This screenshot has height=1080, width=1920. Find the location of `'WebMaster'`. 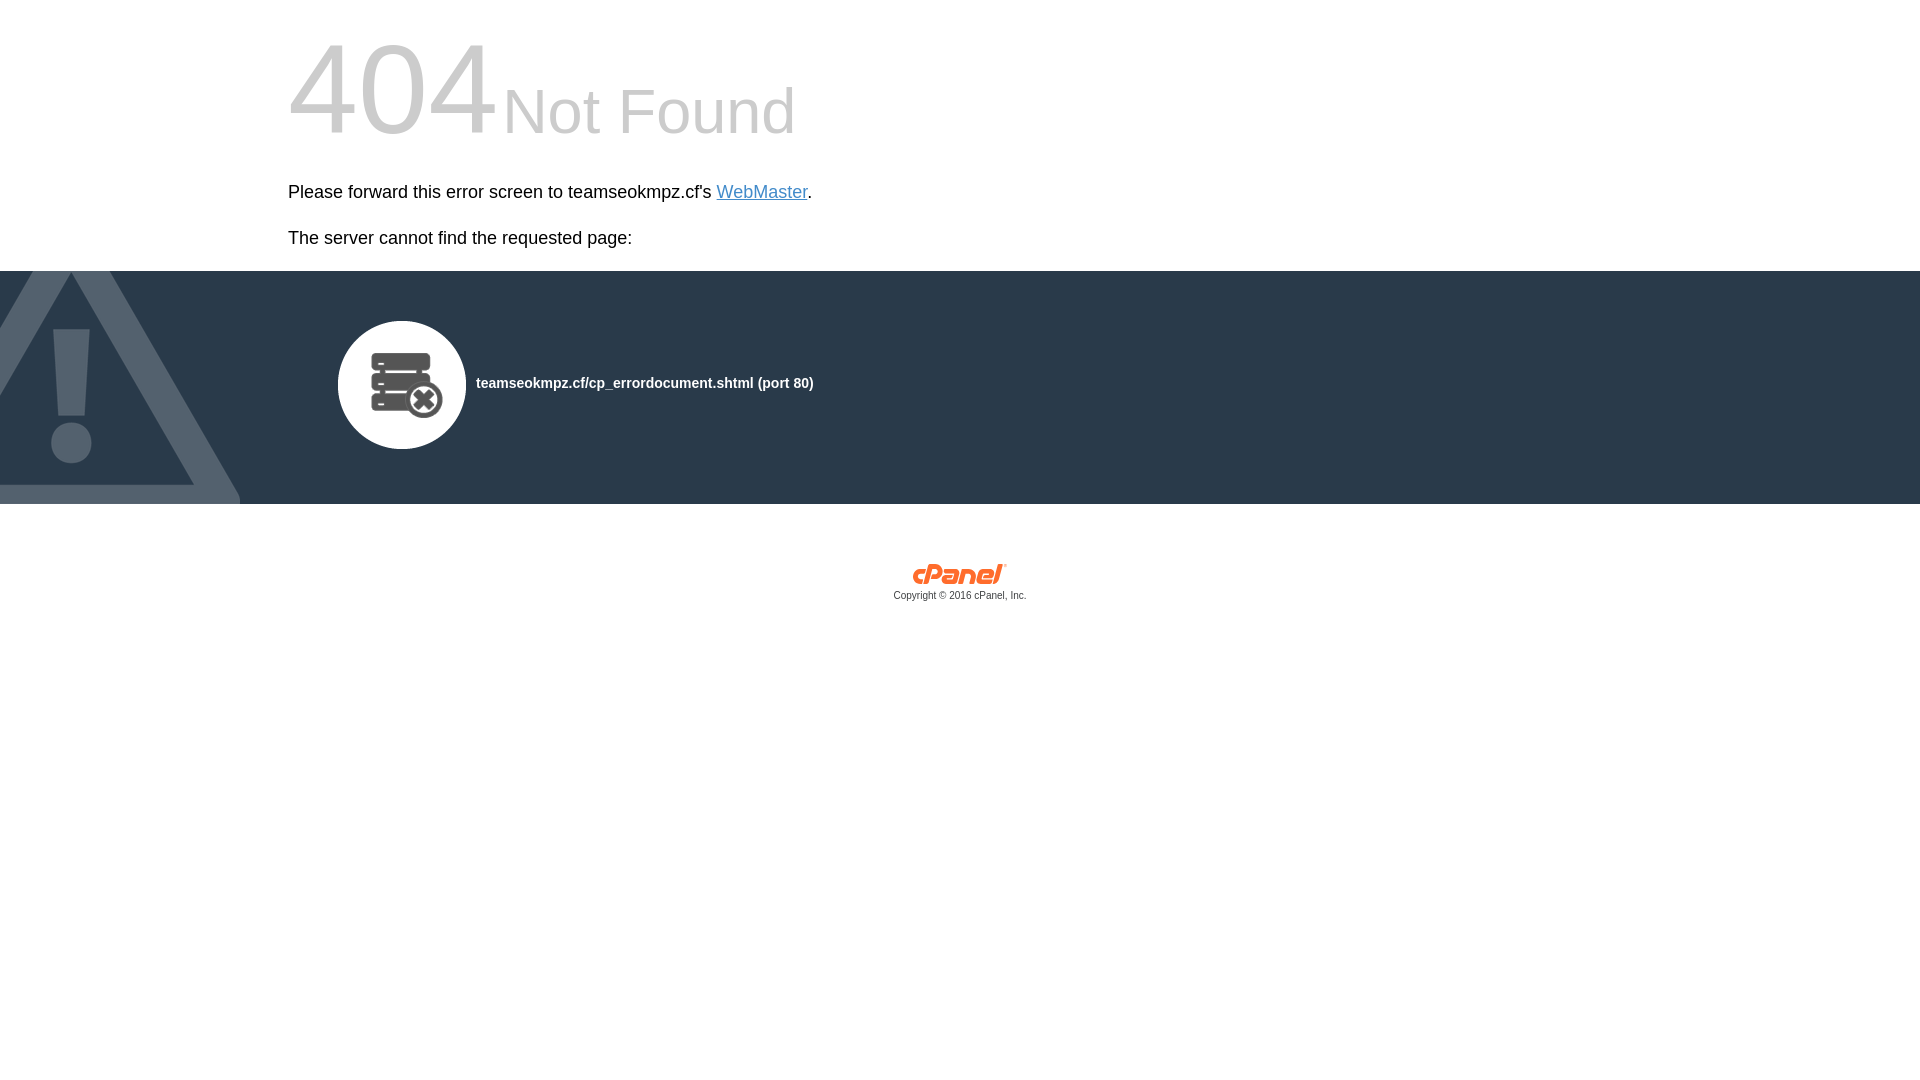

'WebMaster' is located at coordinates (761, 192).